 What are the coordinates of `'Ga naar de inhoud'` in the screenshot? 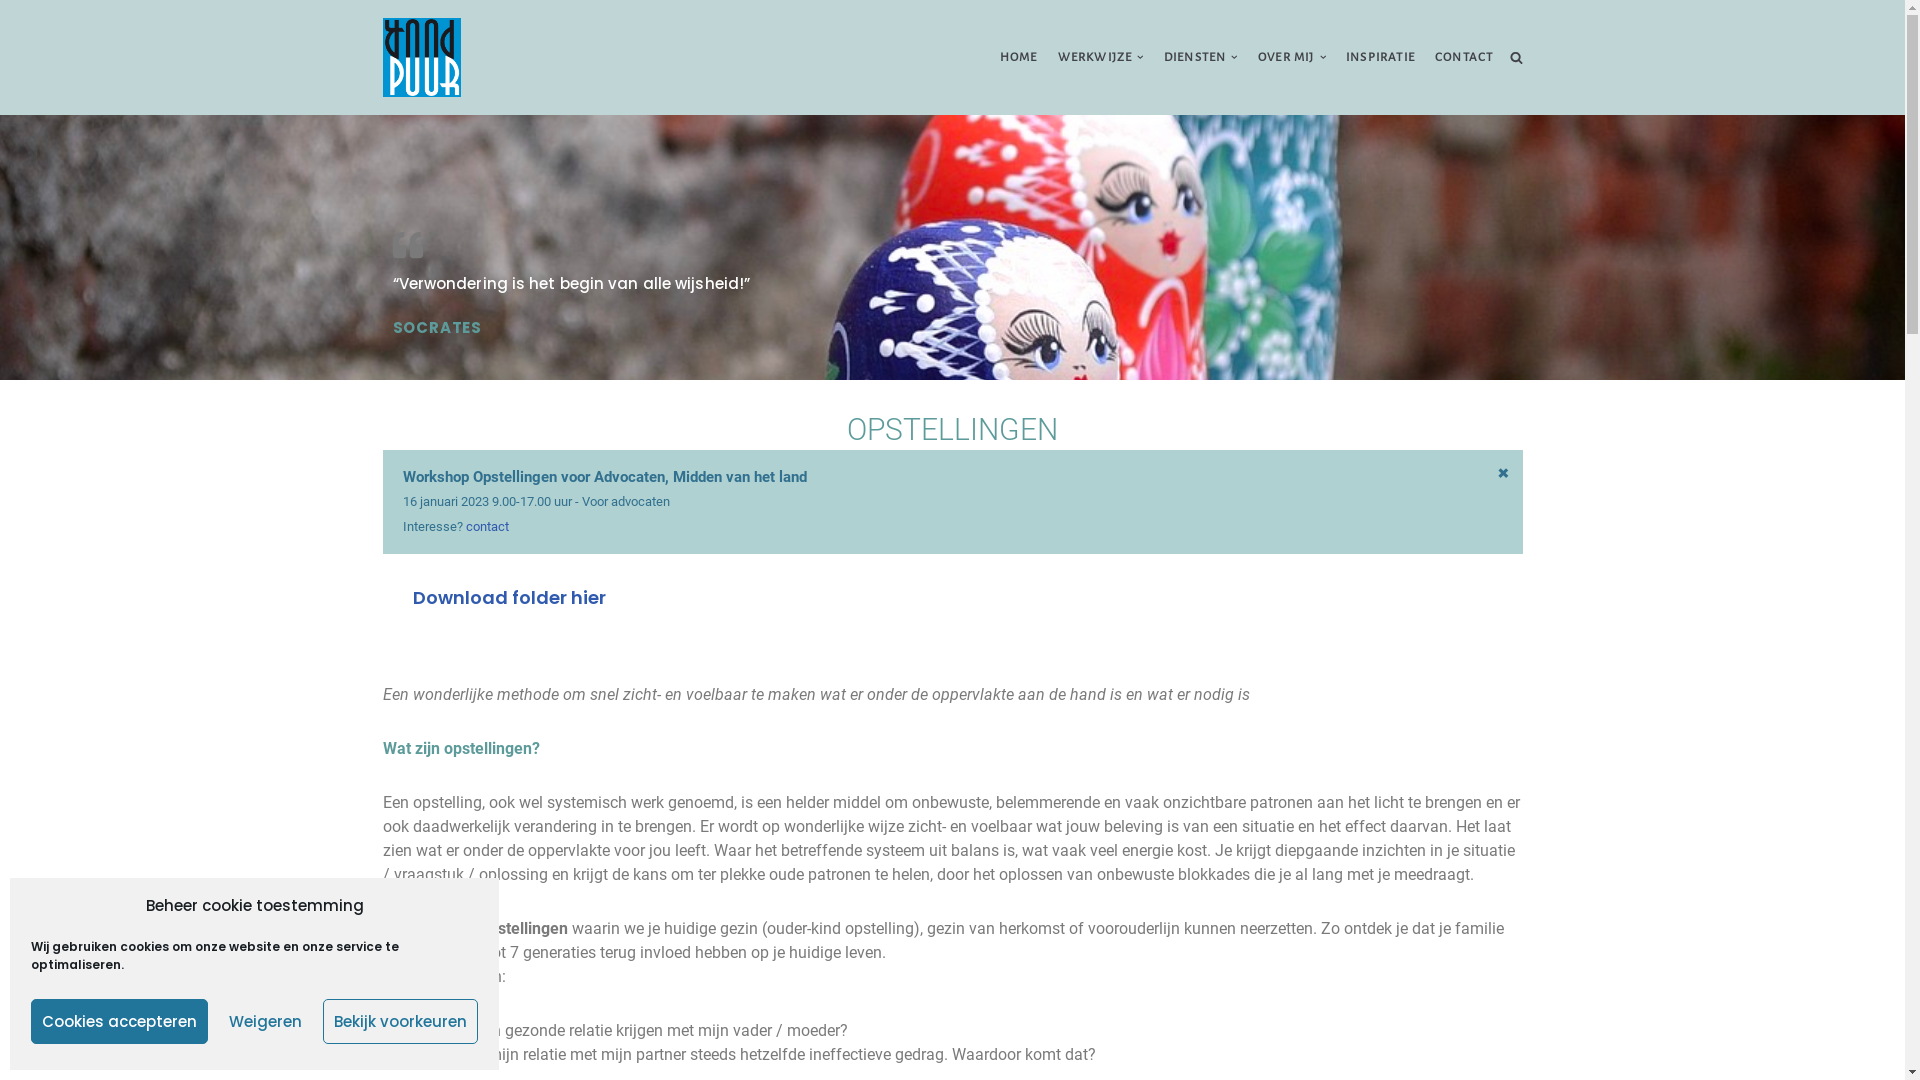 It's located at (14, 42).